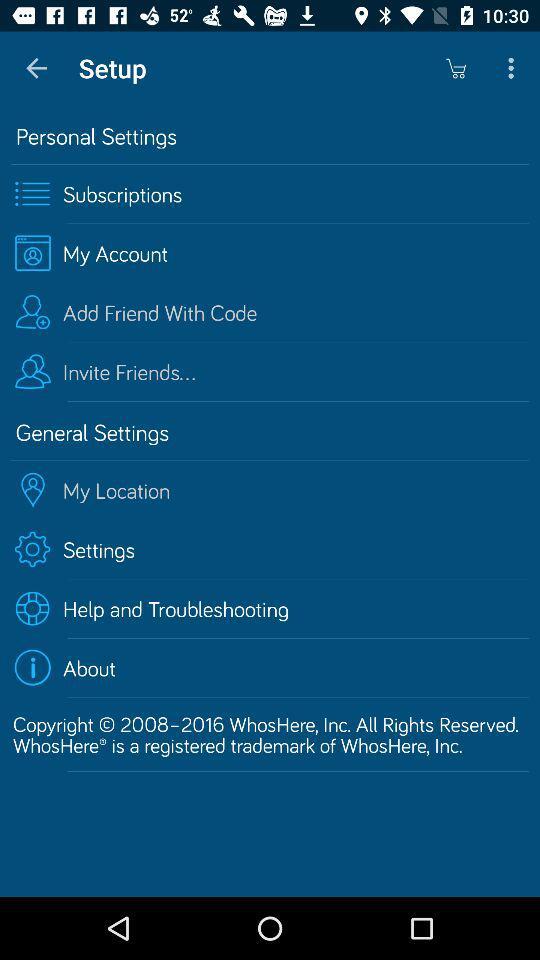  What do you see at coordinates (455, 68) in the screenshot?
I see `icon to the right of setup app` at bounding box center [455, 68].